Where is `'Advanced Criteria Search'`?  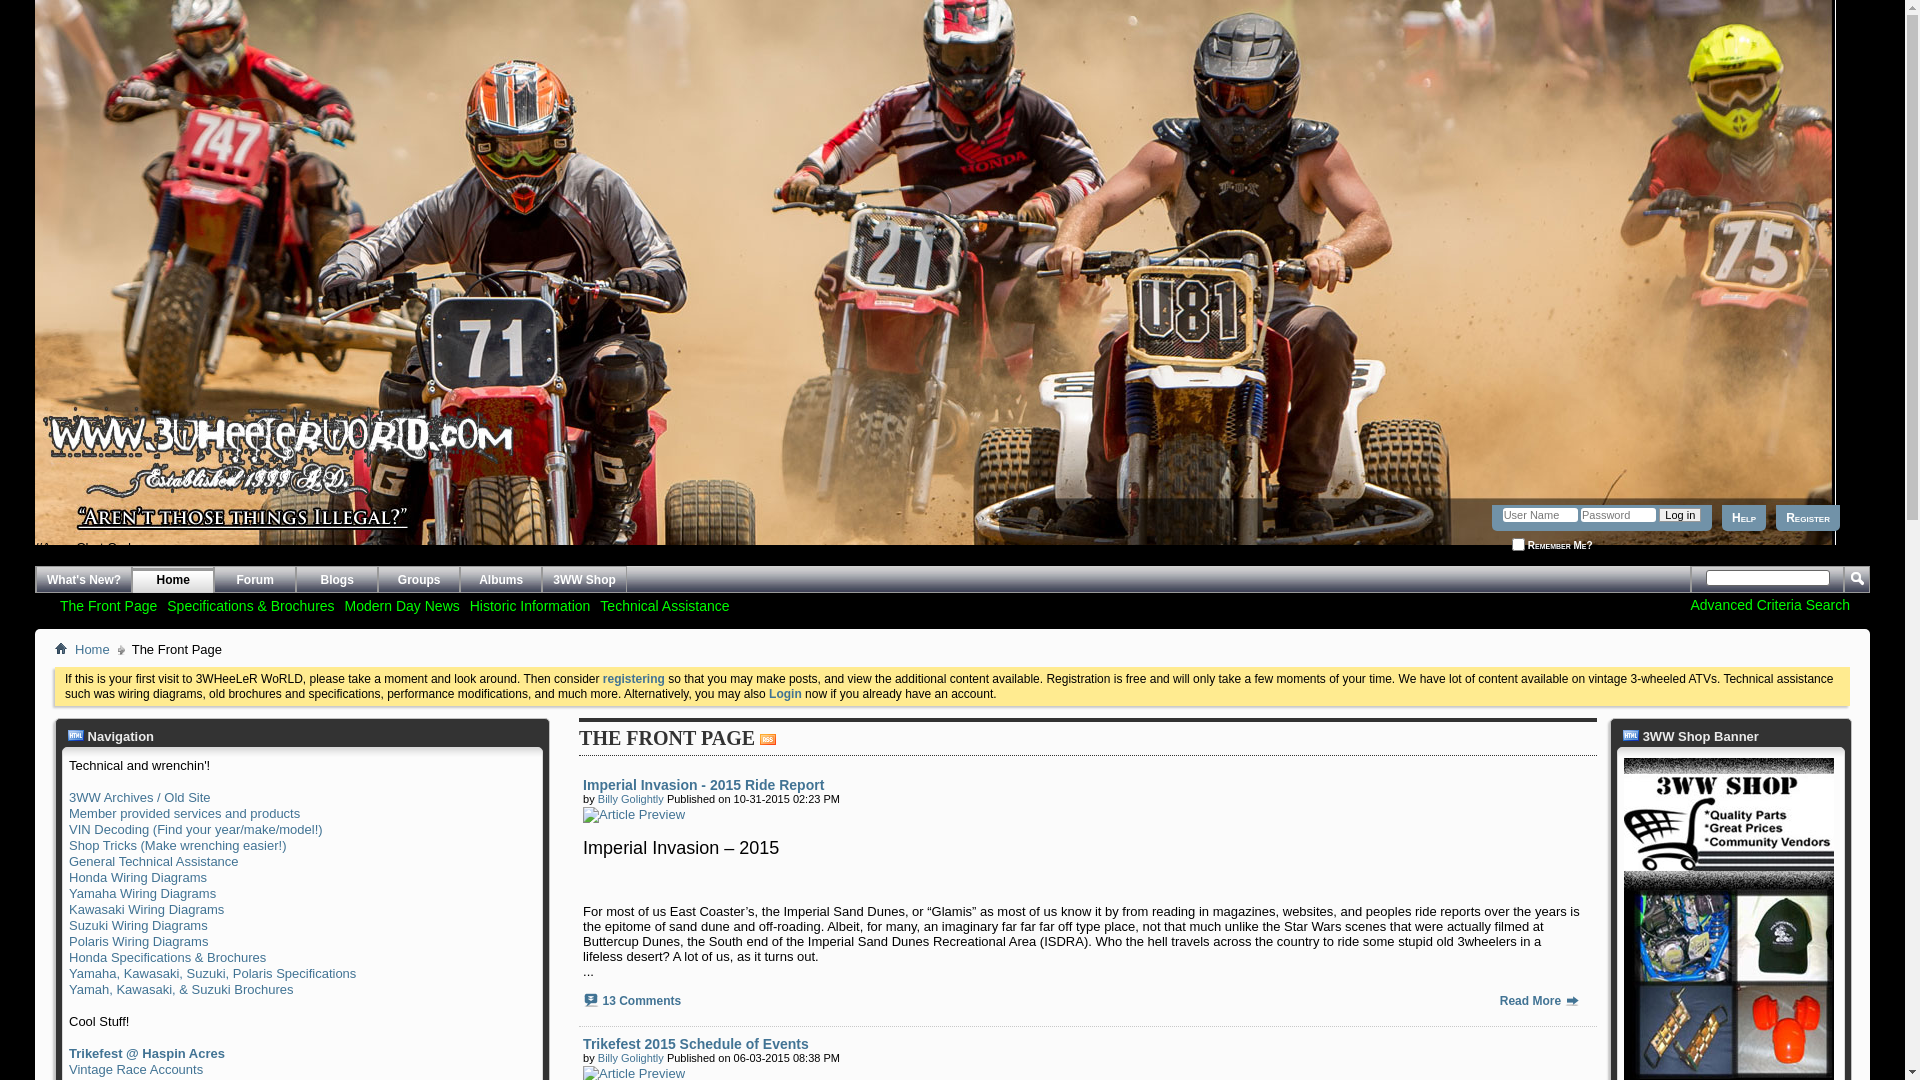 'Advanced Criteria Search' is located at coordinates (1770, 604).